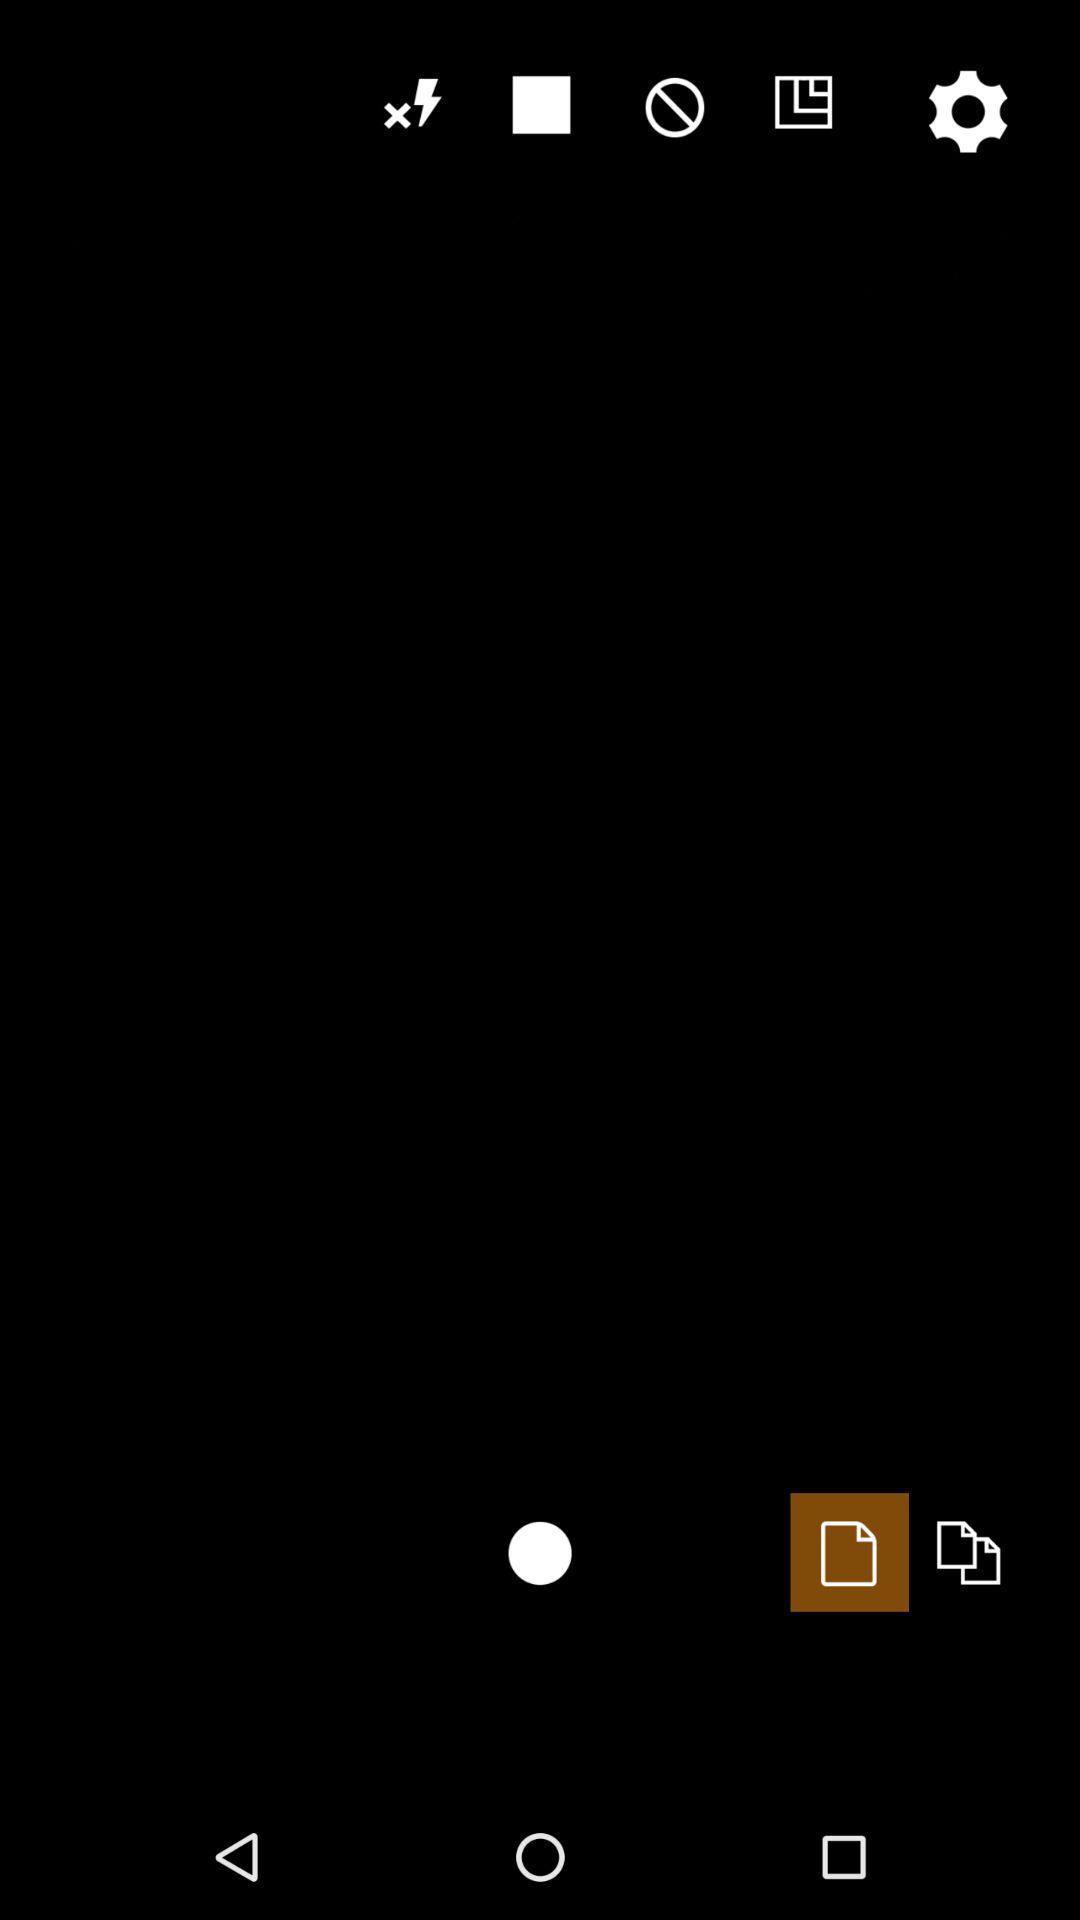 The height and width of the screenshot is (1920, 1080). What do you see at coordinates (967, 1551) in the screenshot?
I see `the copy icon` at bounding box center [967, 1551].